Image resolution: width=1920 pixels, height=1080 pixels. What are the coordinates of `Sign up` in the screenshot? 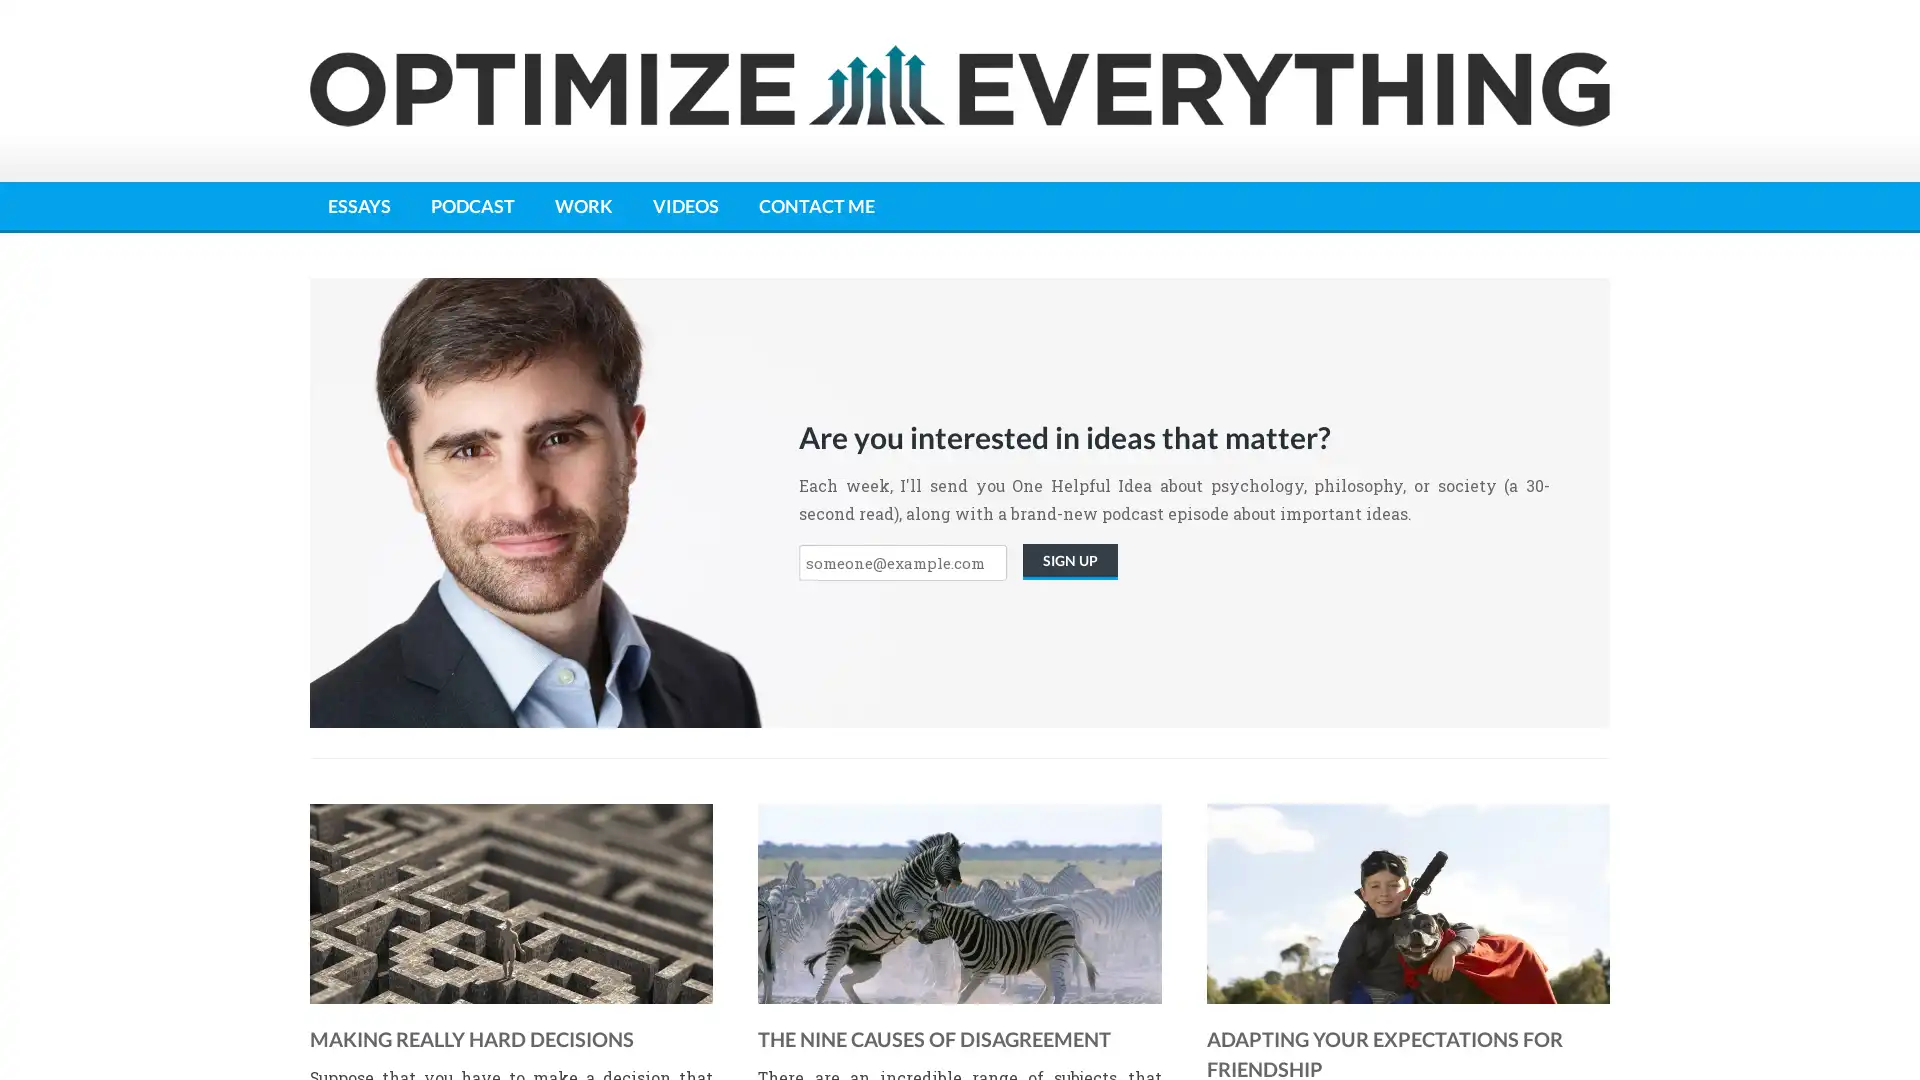 It's located at (1069, 562).